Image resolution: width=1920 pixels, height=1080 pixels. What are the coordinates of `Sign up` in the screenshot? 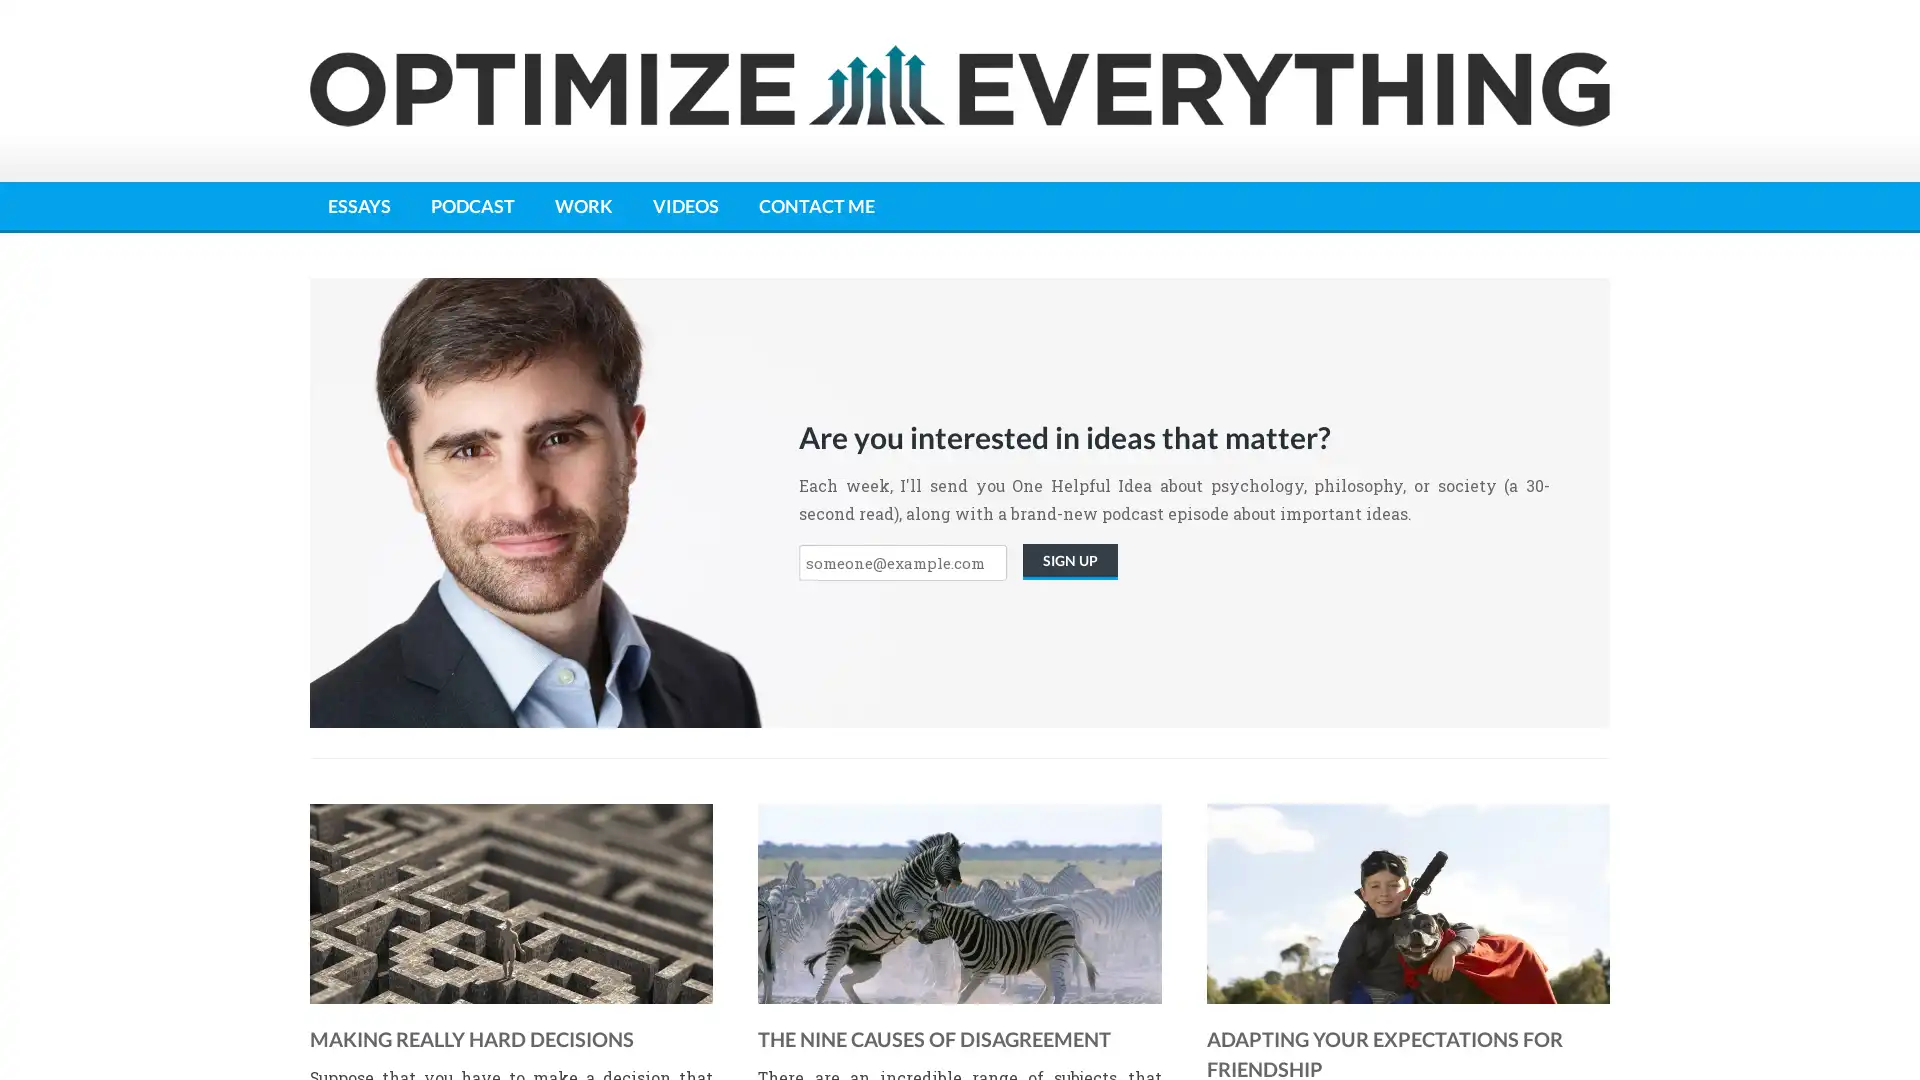 It's located at (1069, 562).